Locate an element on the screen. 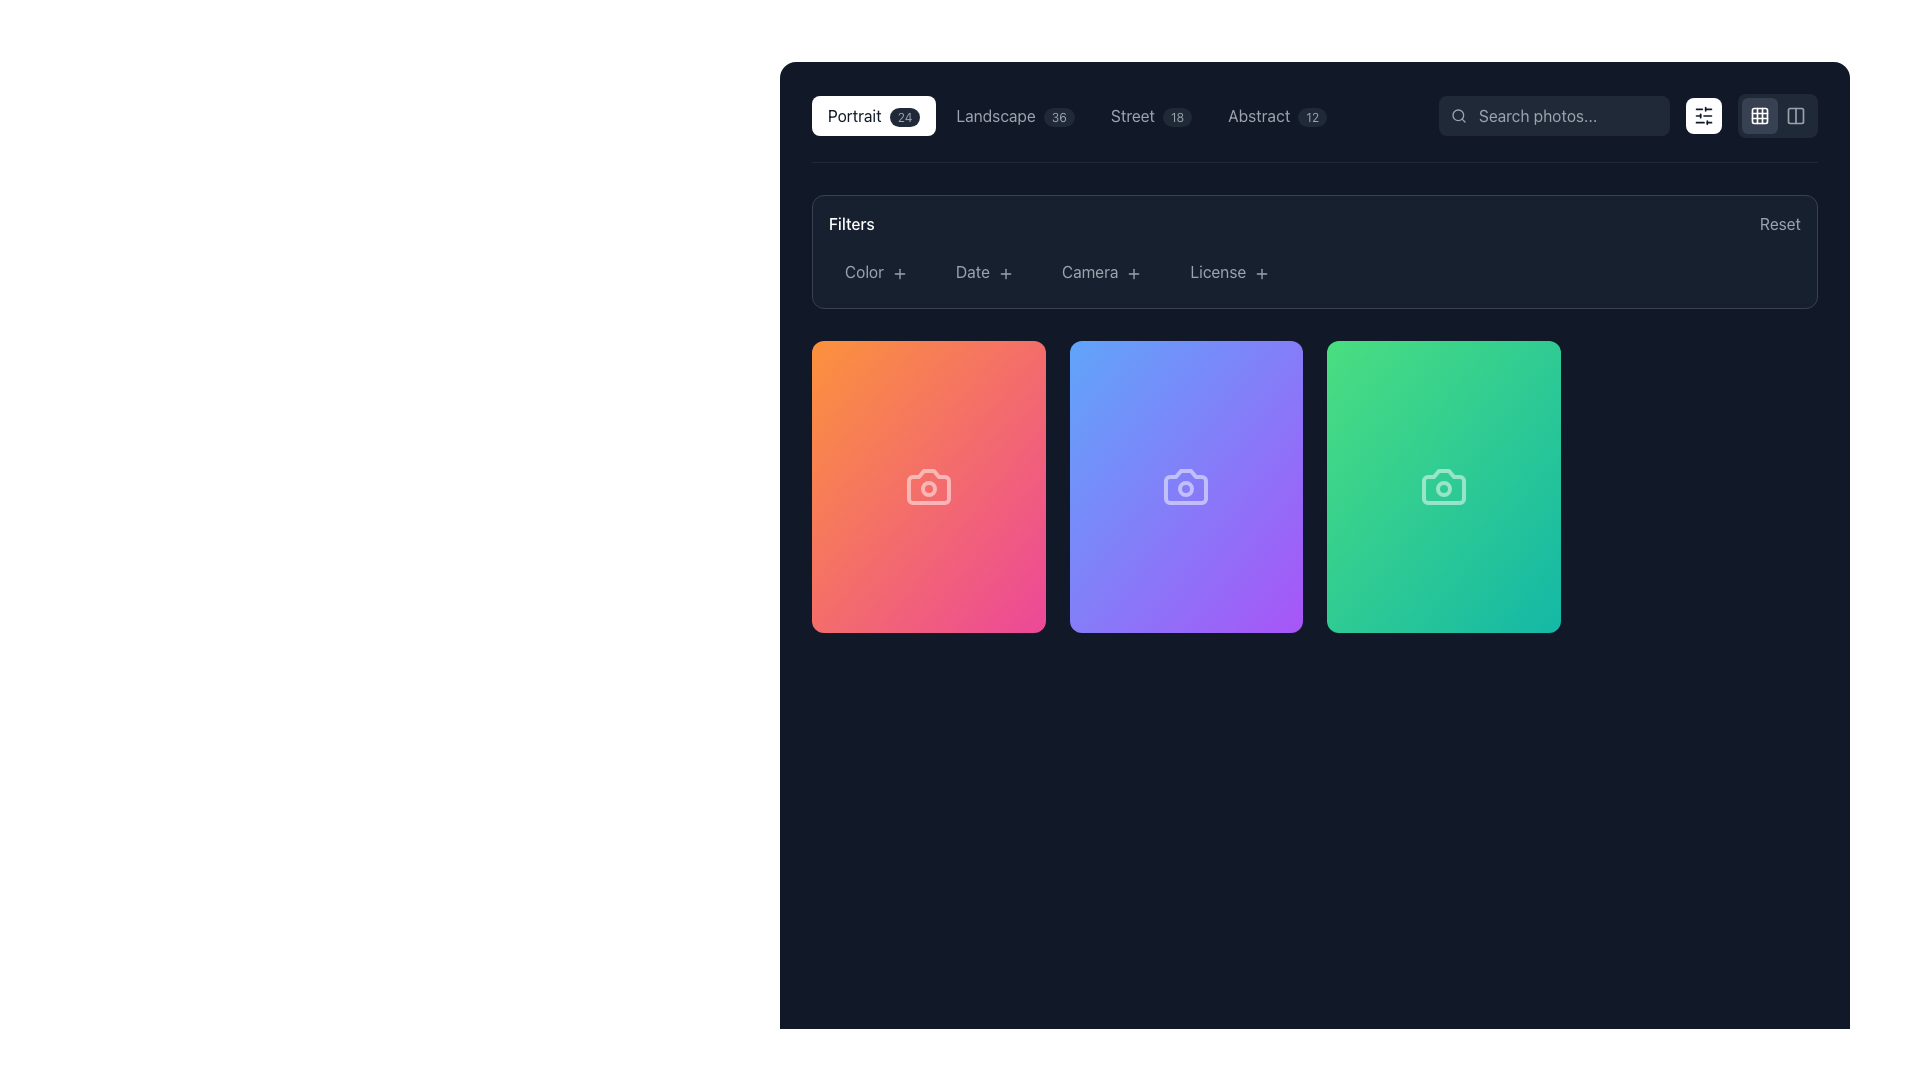  the search icon located at the left end of the input field with placeholder text 'Search photos...' at the top right corner of the page is located at coordinates (1459, 115).